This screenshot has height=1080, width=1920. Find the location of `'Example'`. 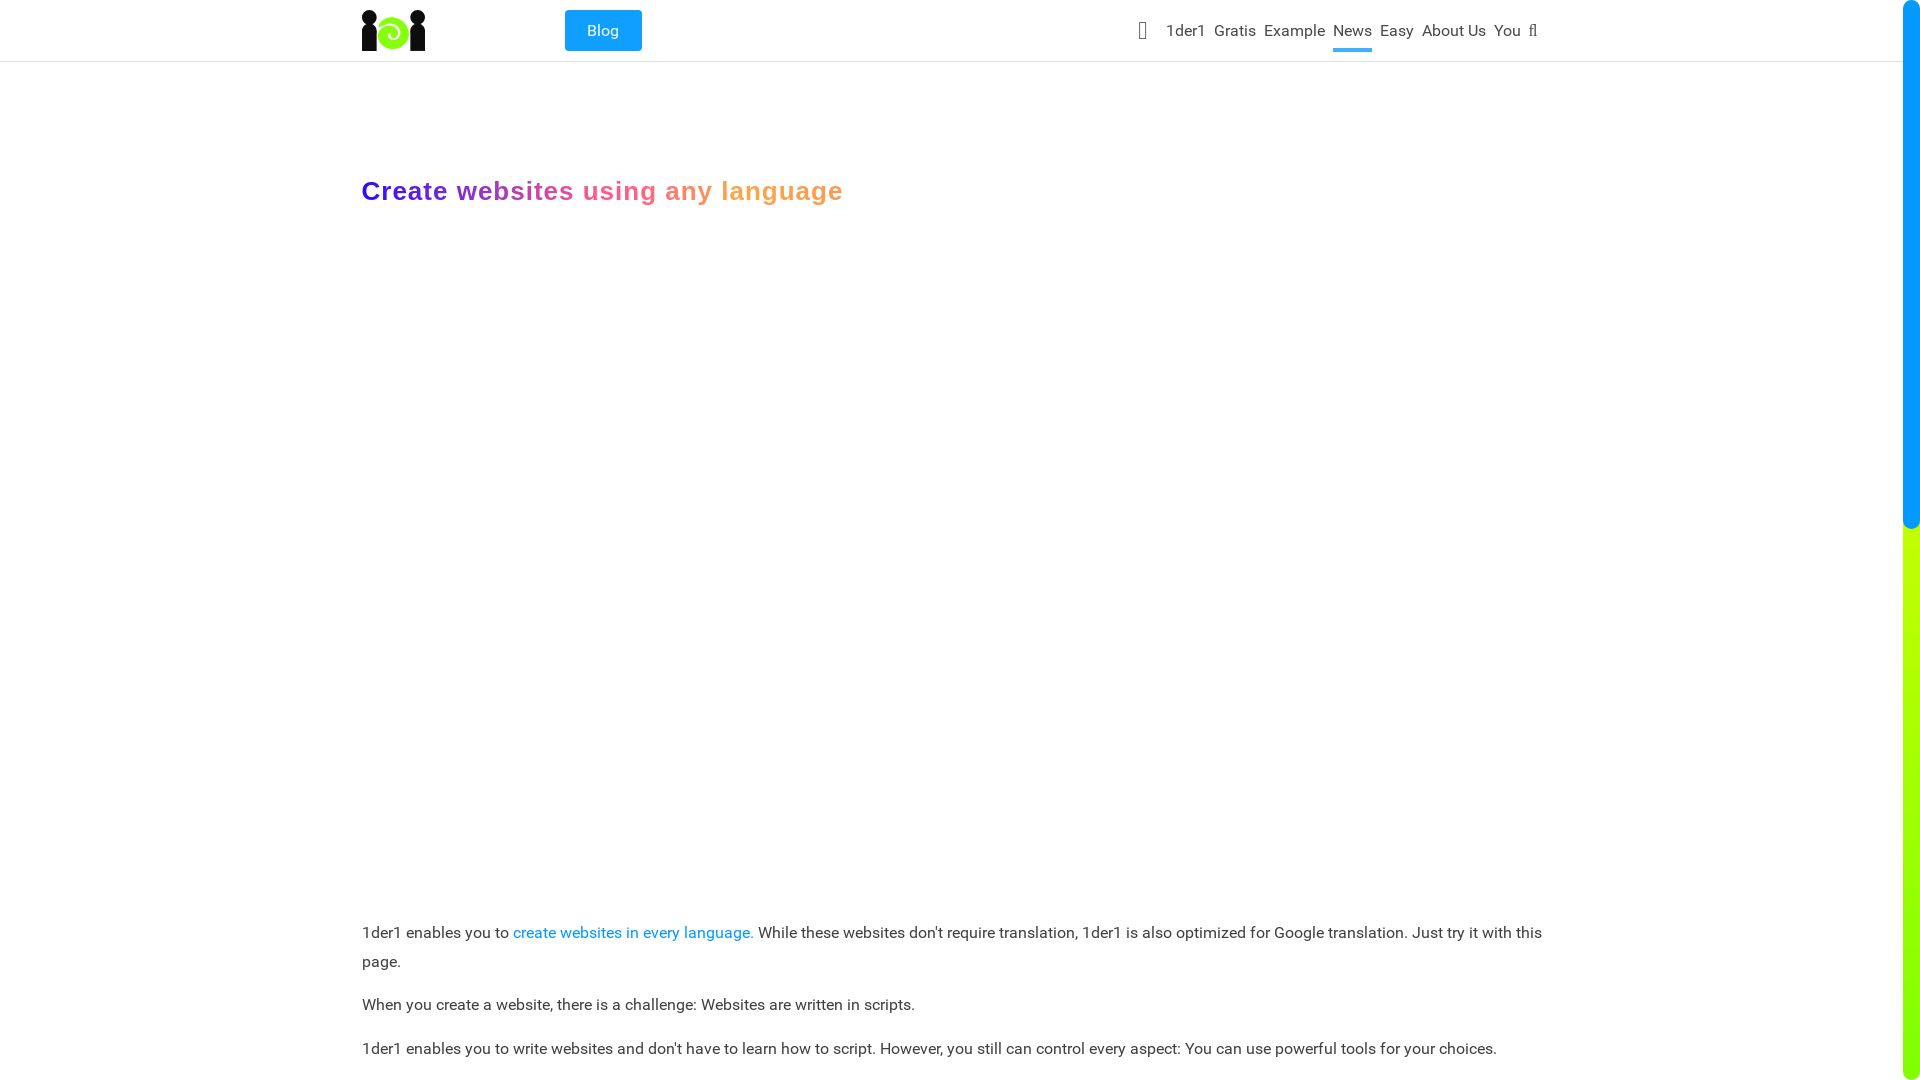

'Example' is located at coordinates (1262, 34).